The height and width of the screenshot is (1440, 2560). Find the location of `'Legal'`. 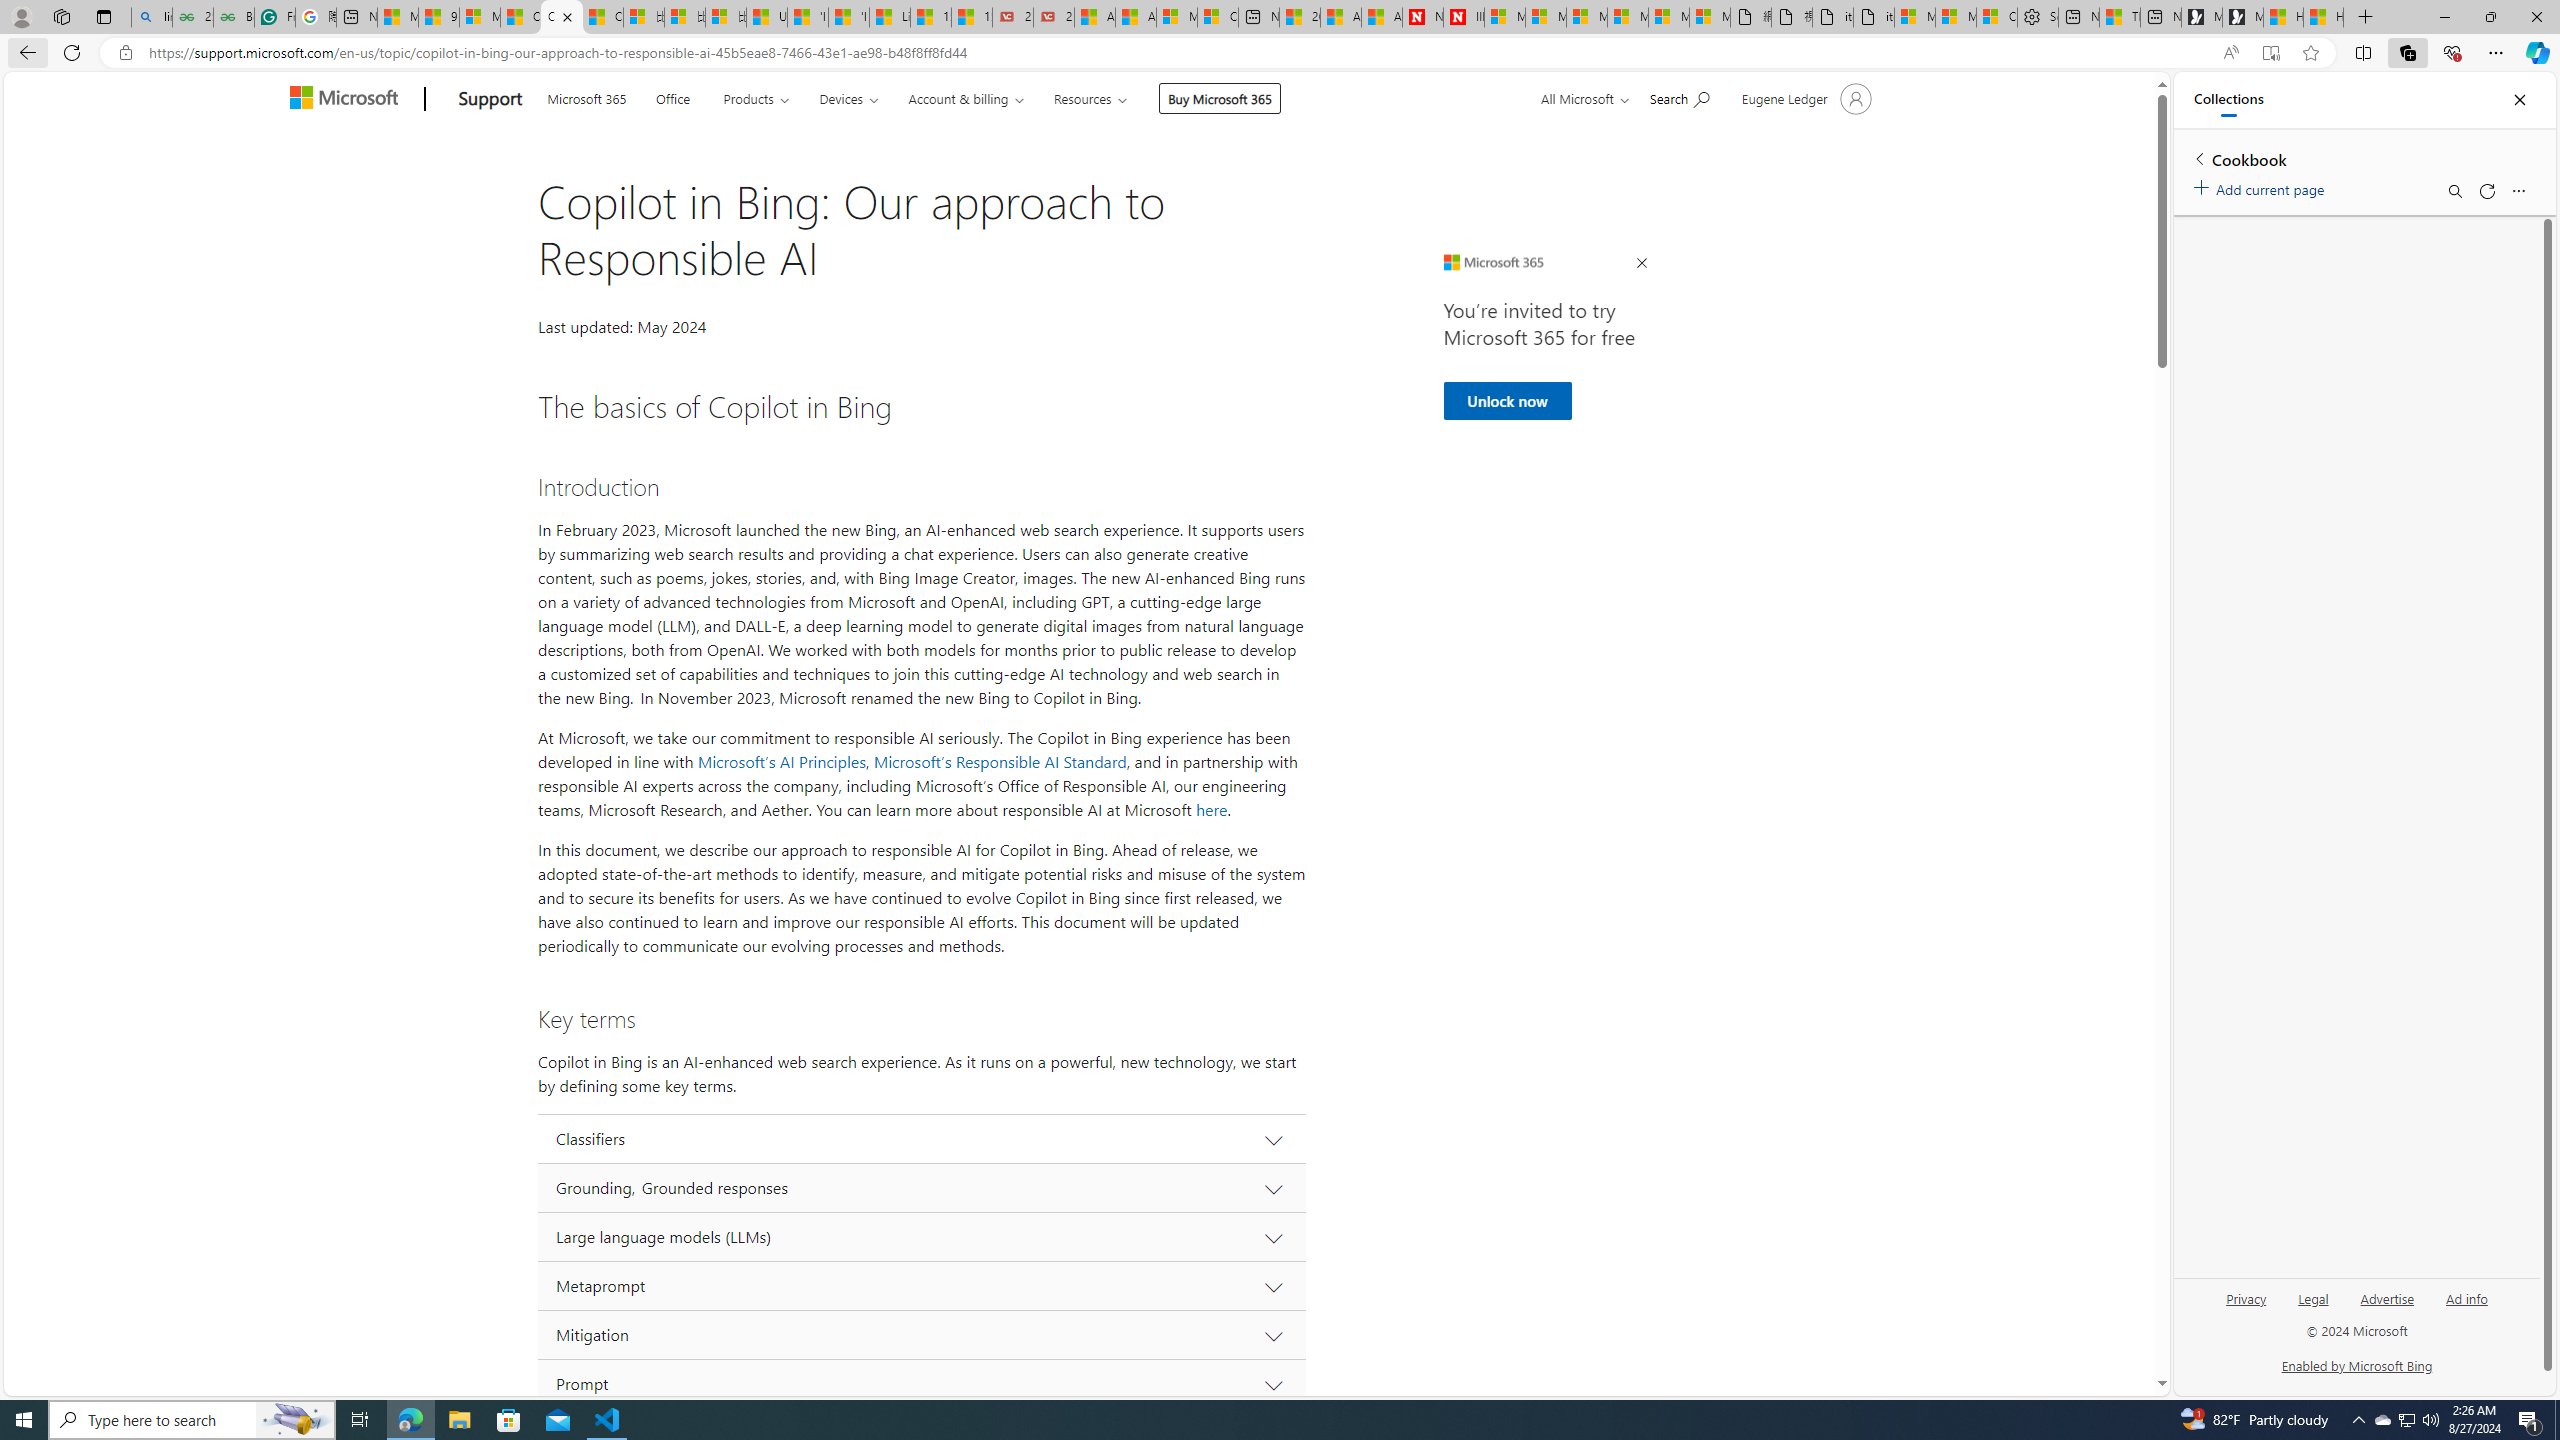

'Legal' is located at coordinates (2311, 1305).